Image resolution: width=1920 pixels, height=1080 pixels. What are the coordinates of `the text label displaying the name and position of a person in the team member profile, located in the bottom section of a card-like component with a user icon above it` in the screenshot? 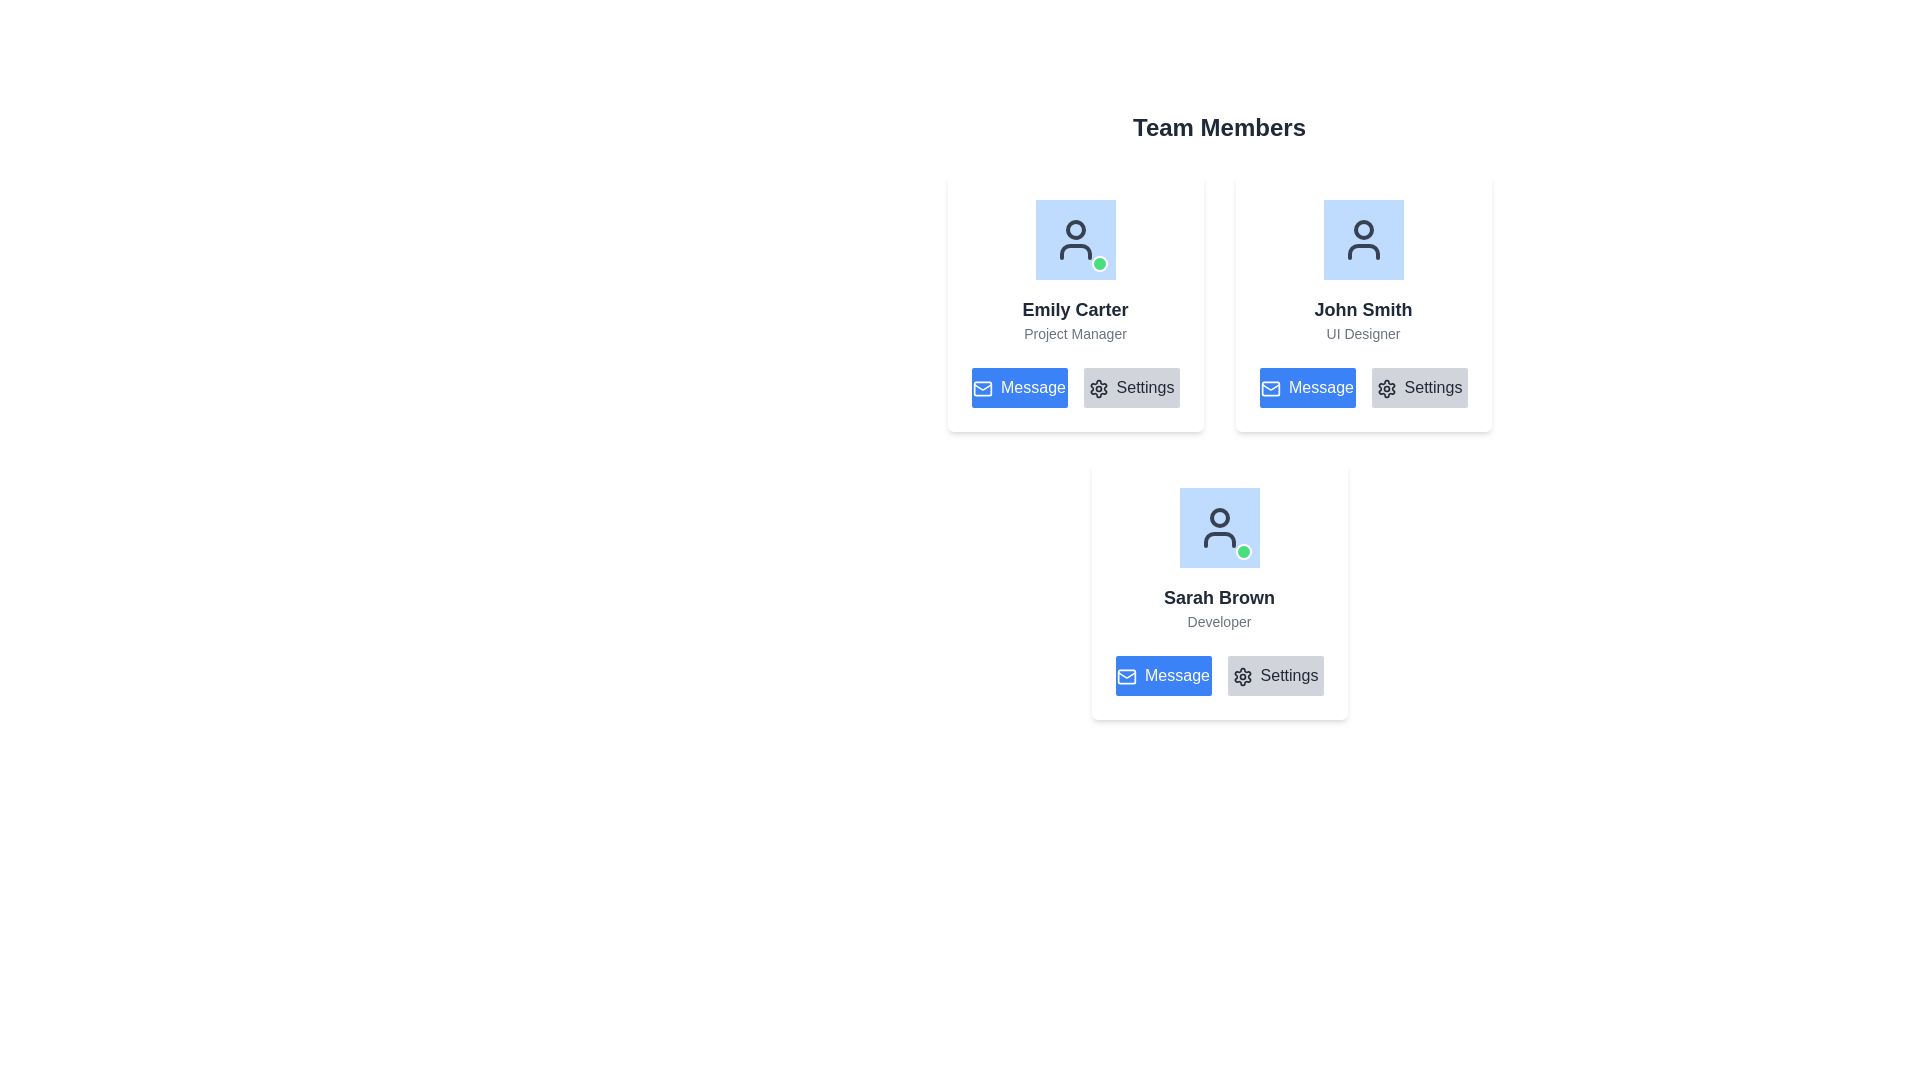 It's located at (1218, 607).